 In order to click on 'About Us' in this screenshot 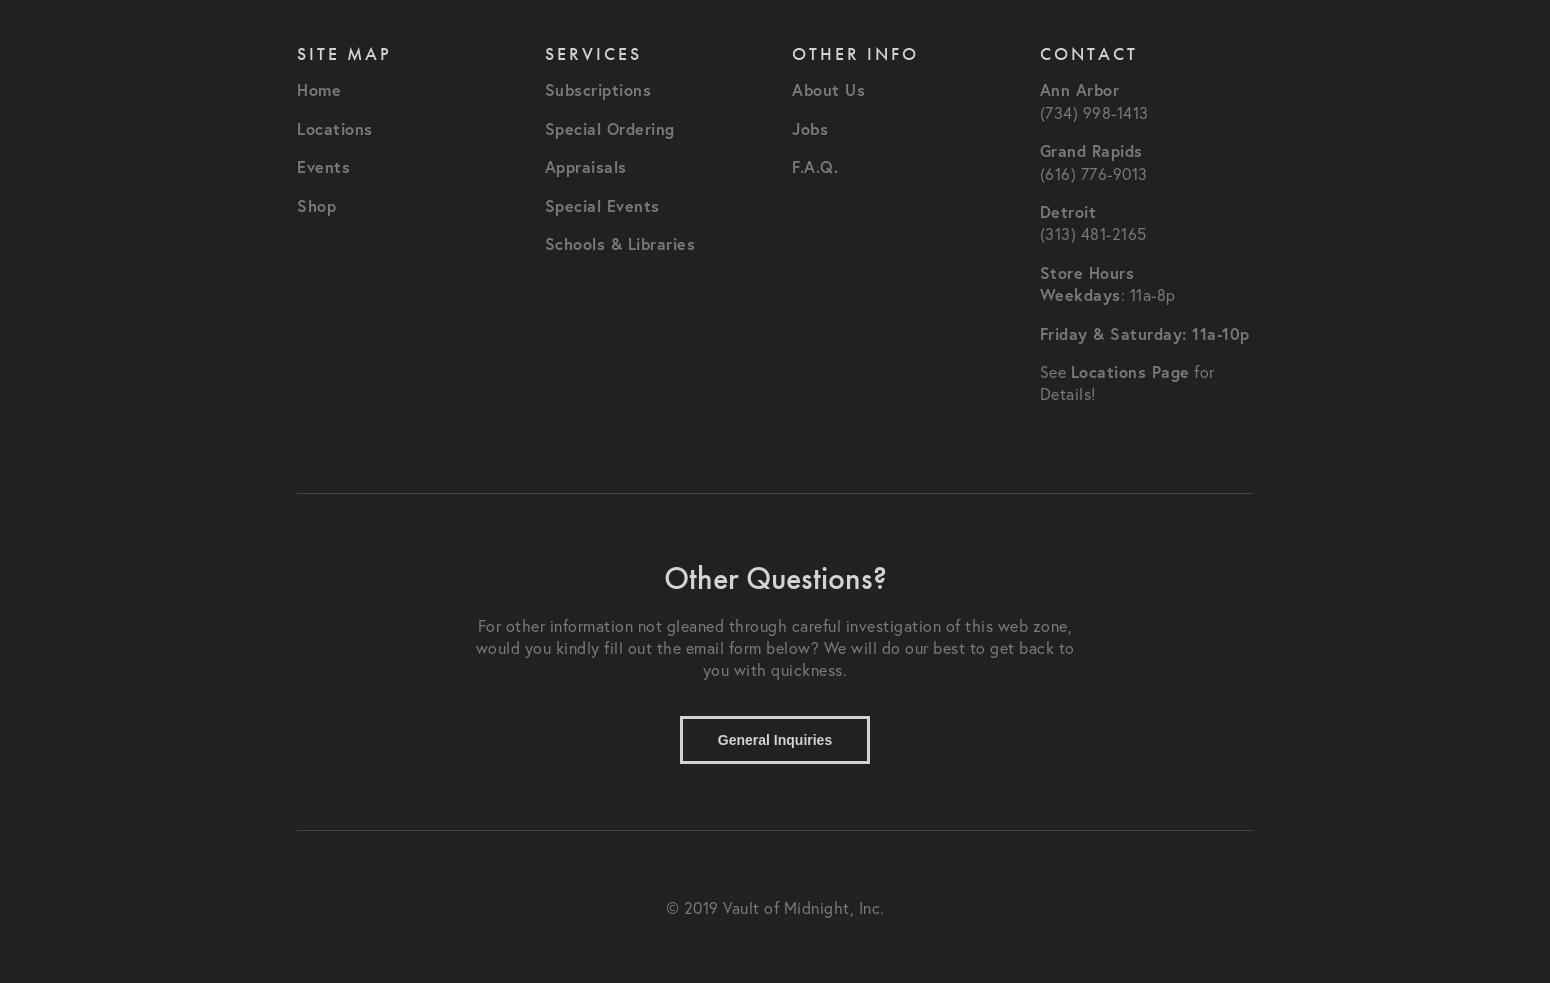, I will do `click(827, 88)`.